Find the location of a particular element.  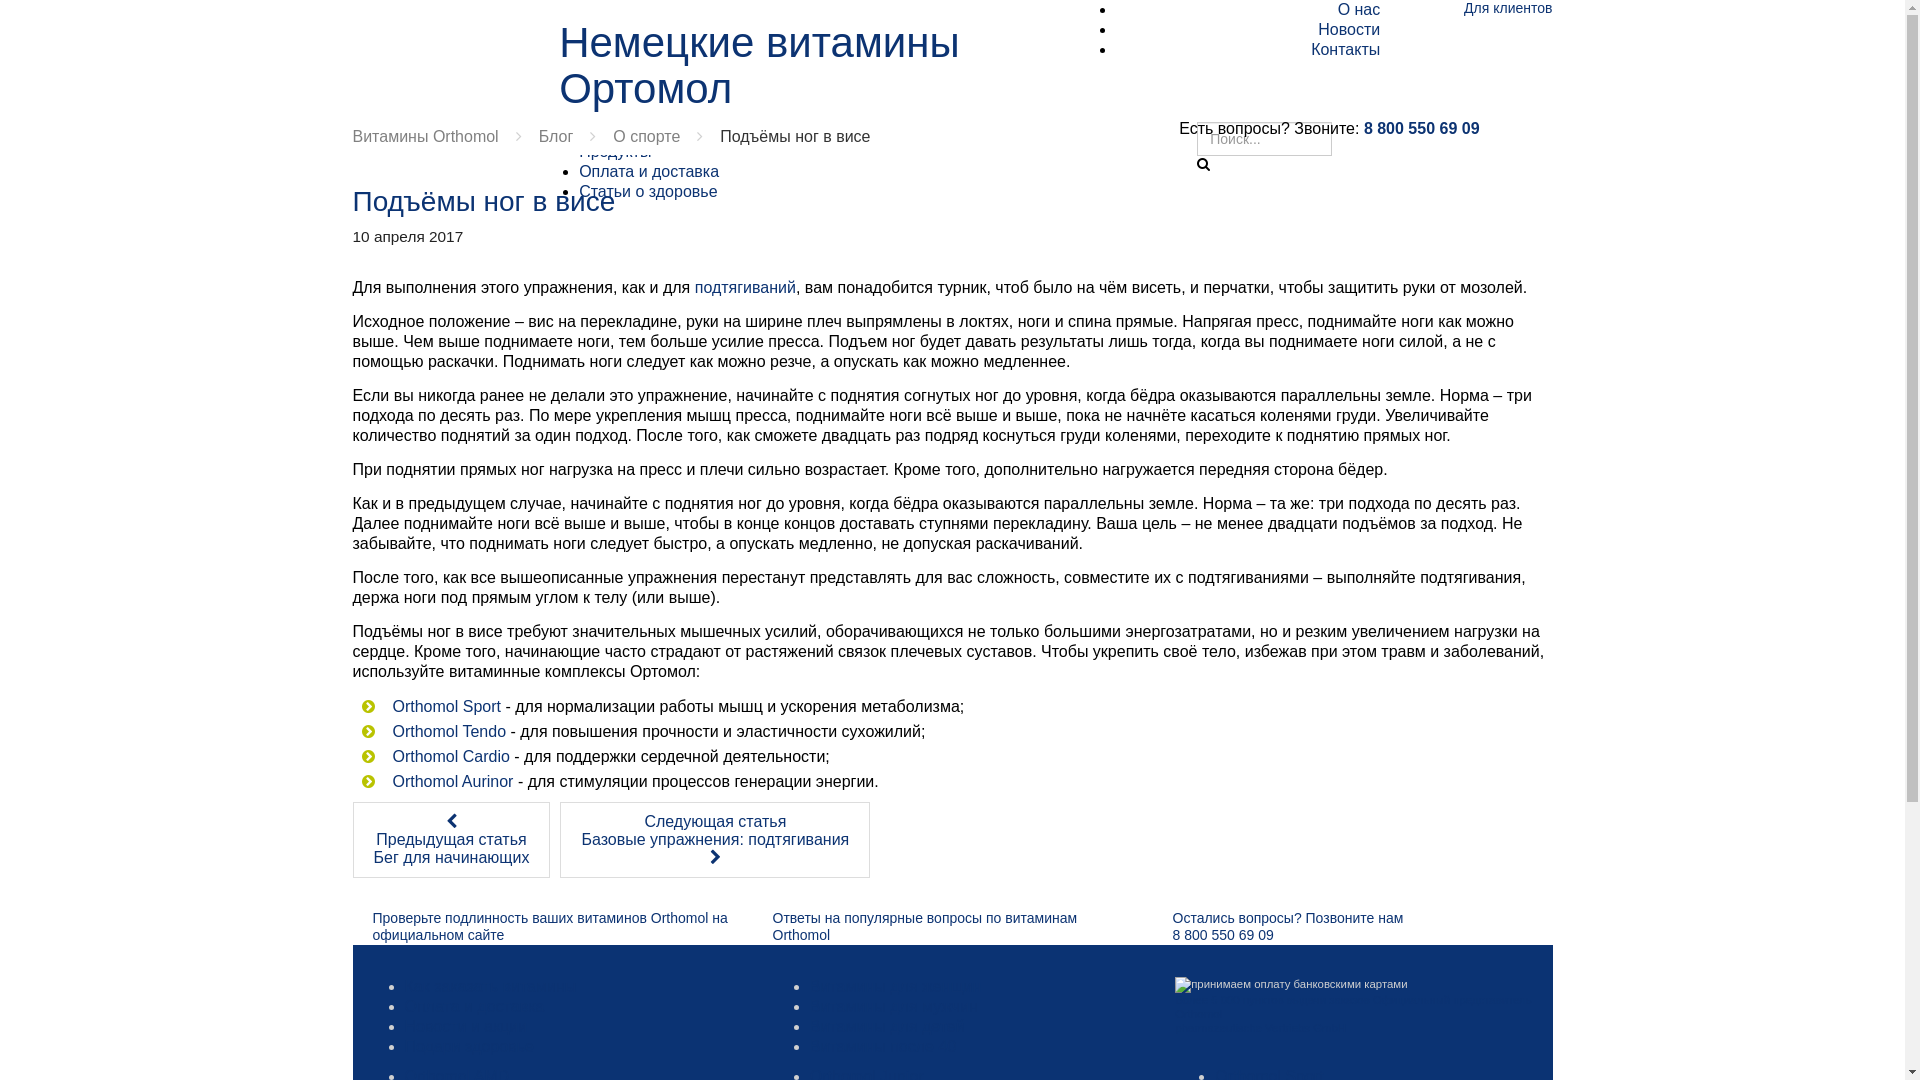

'Orthomol Sport' is located at coordinates (445, 705).